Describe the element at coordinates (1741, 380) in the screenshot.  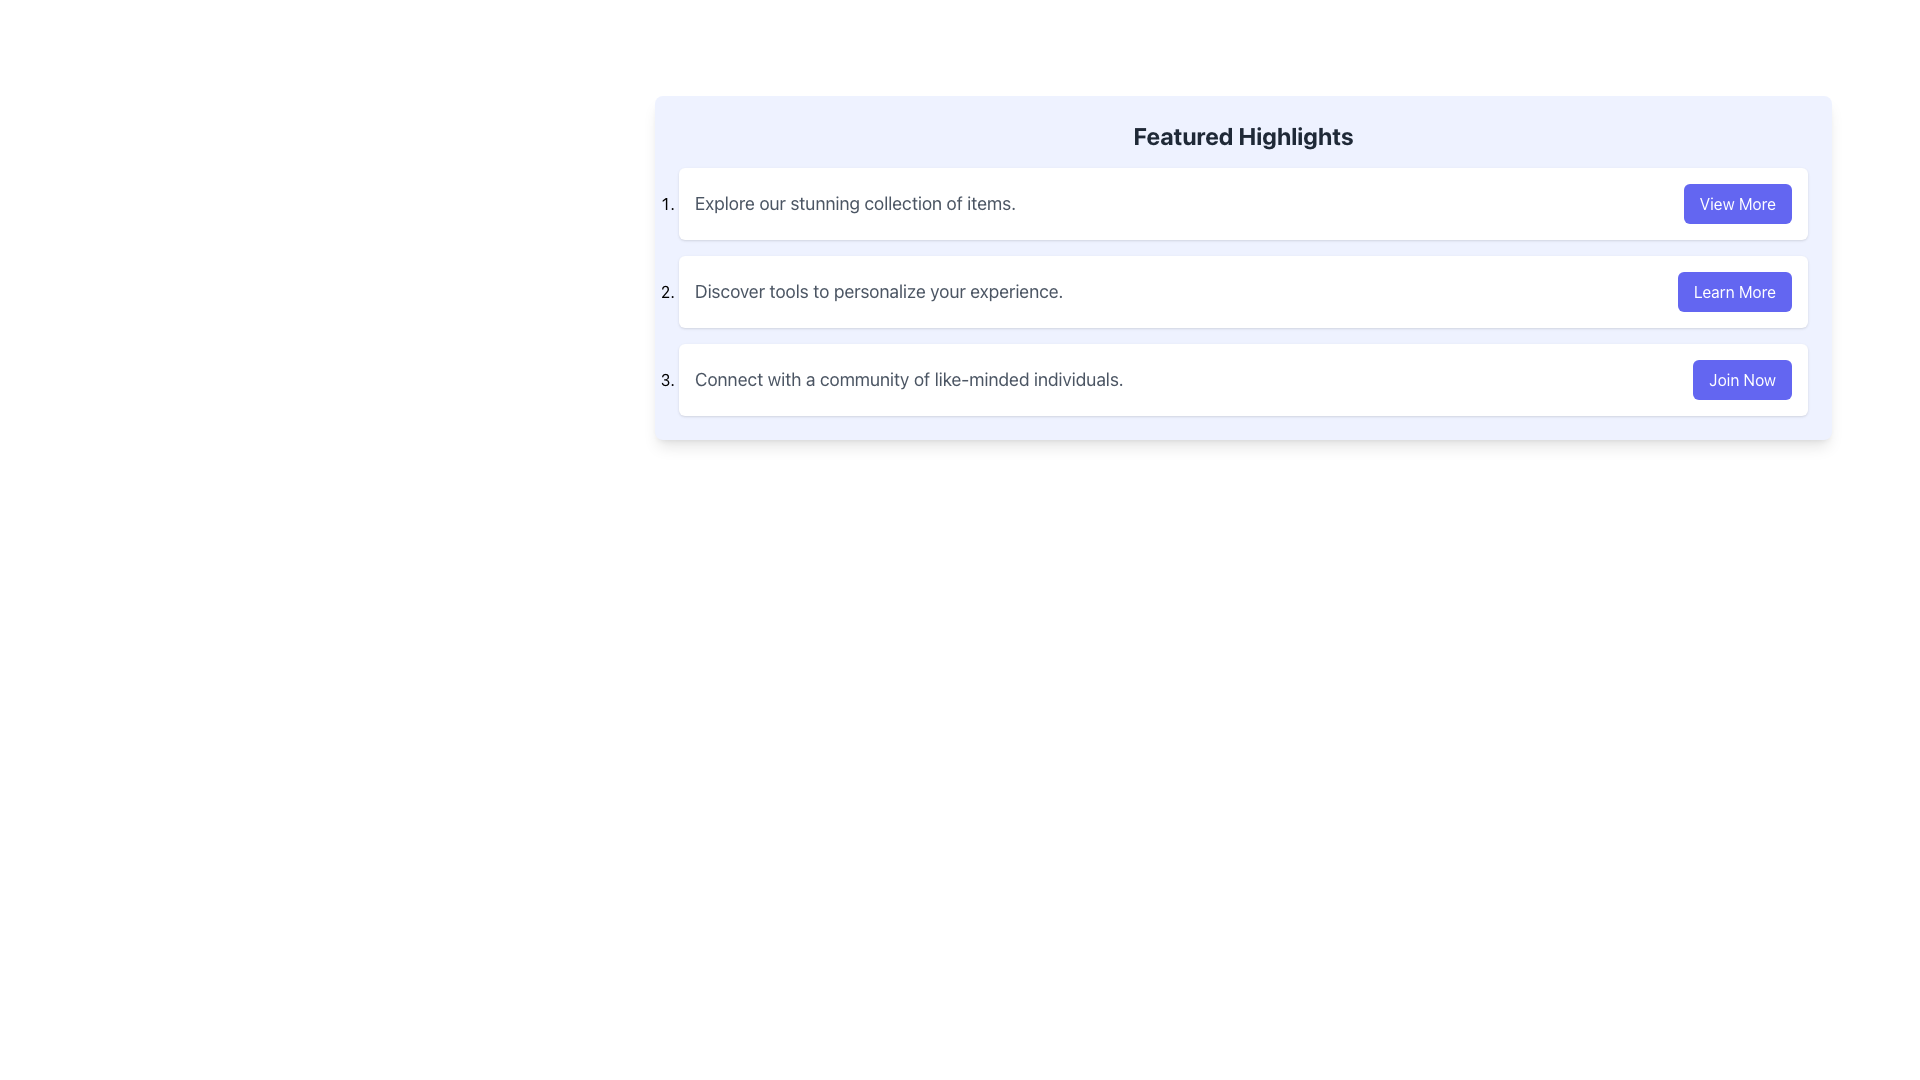
I see `the 'Join Now' button, a rectangular button with rounded corners and indigo background, located on the far right of the third row in a vertical list of features` at that location.